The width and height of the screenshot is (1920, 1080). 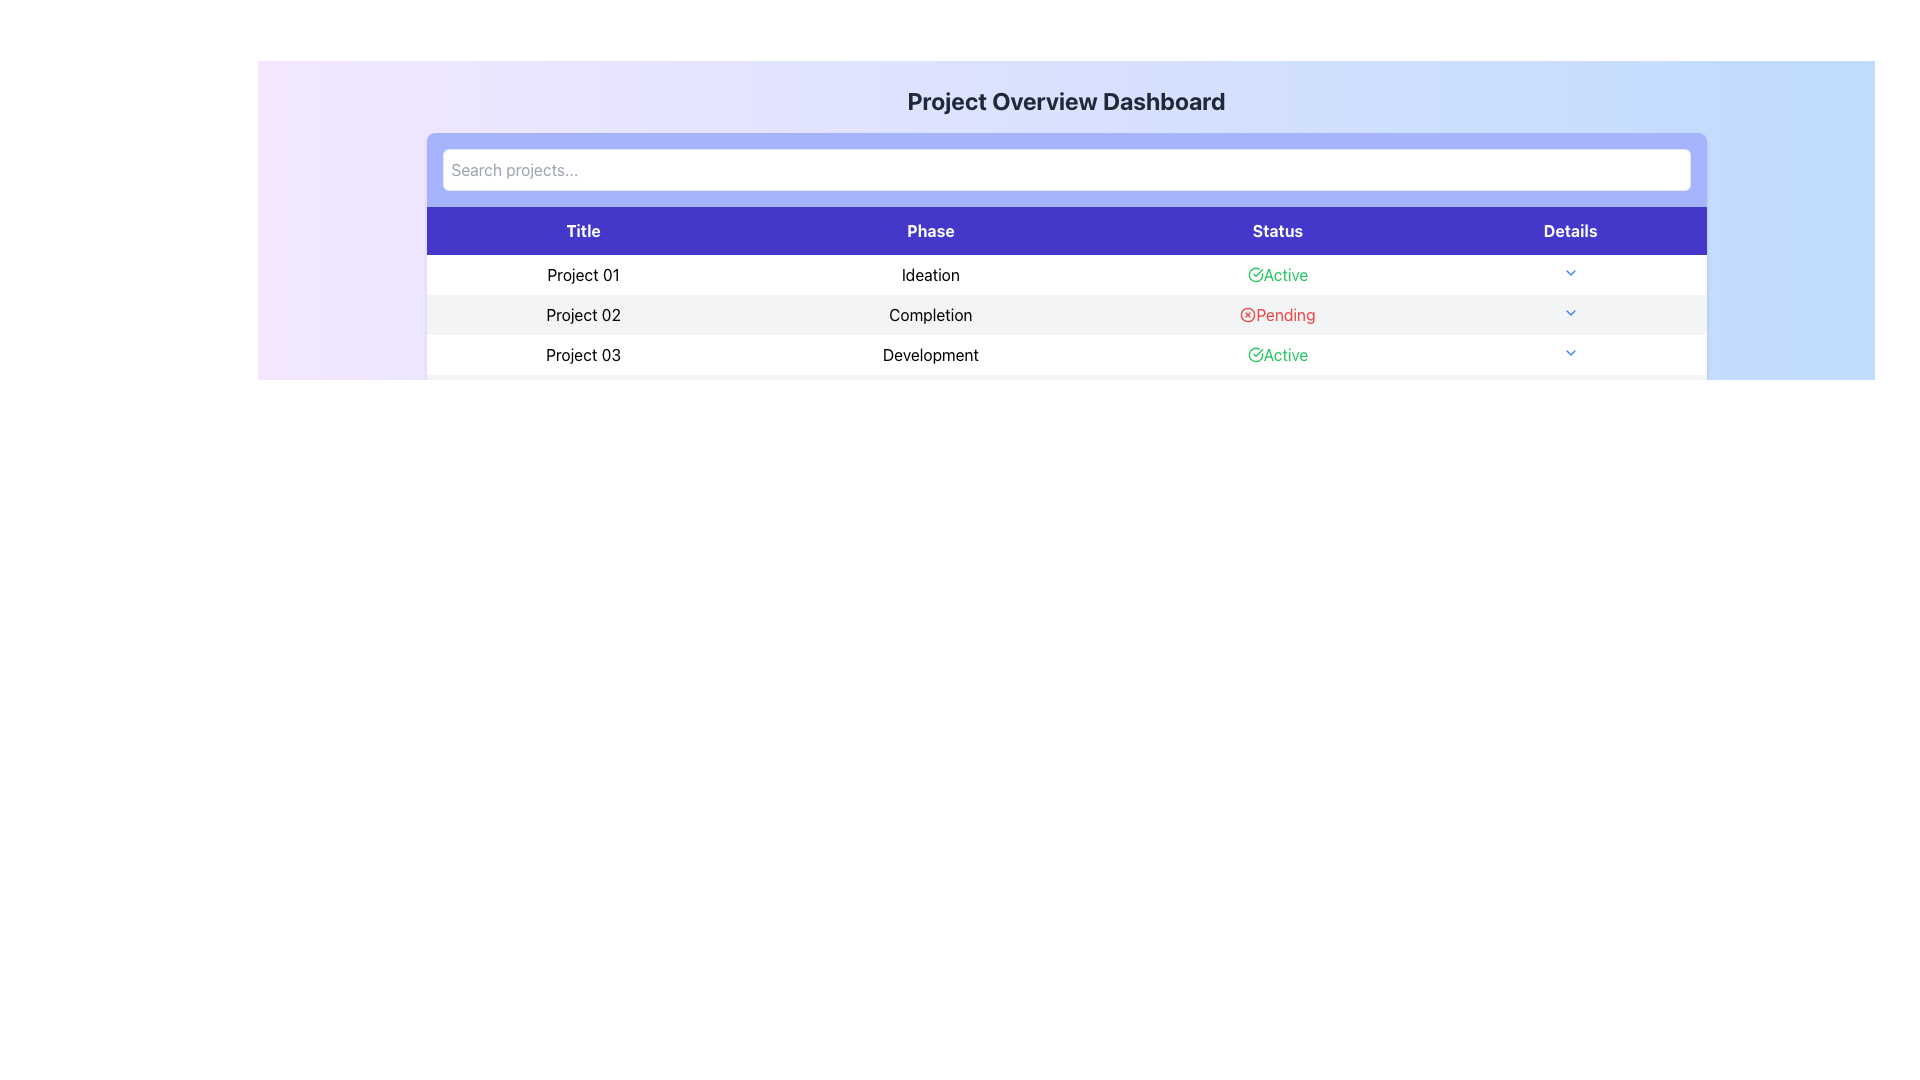 What do you see at coordinates (1569, 274) in the screenshot?
I see `the Dropdown toggle button in the 'Details' column for 'Project 01'` at bounding box center [1569, 274].